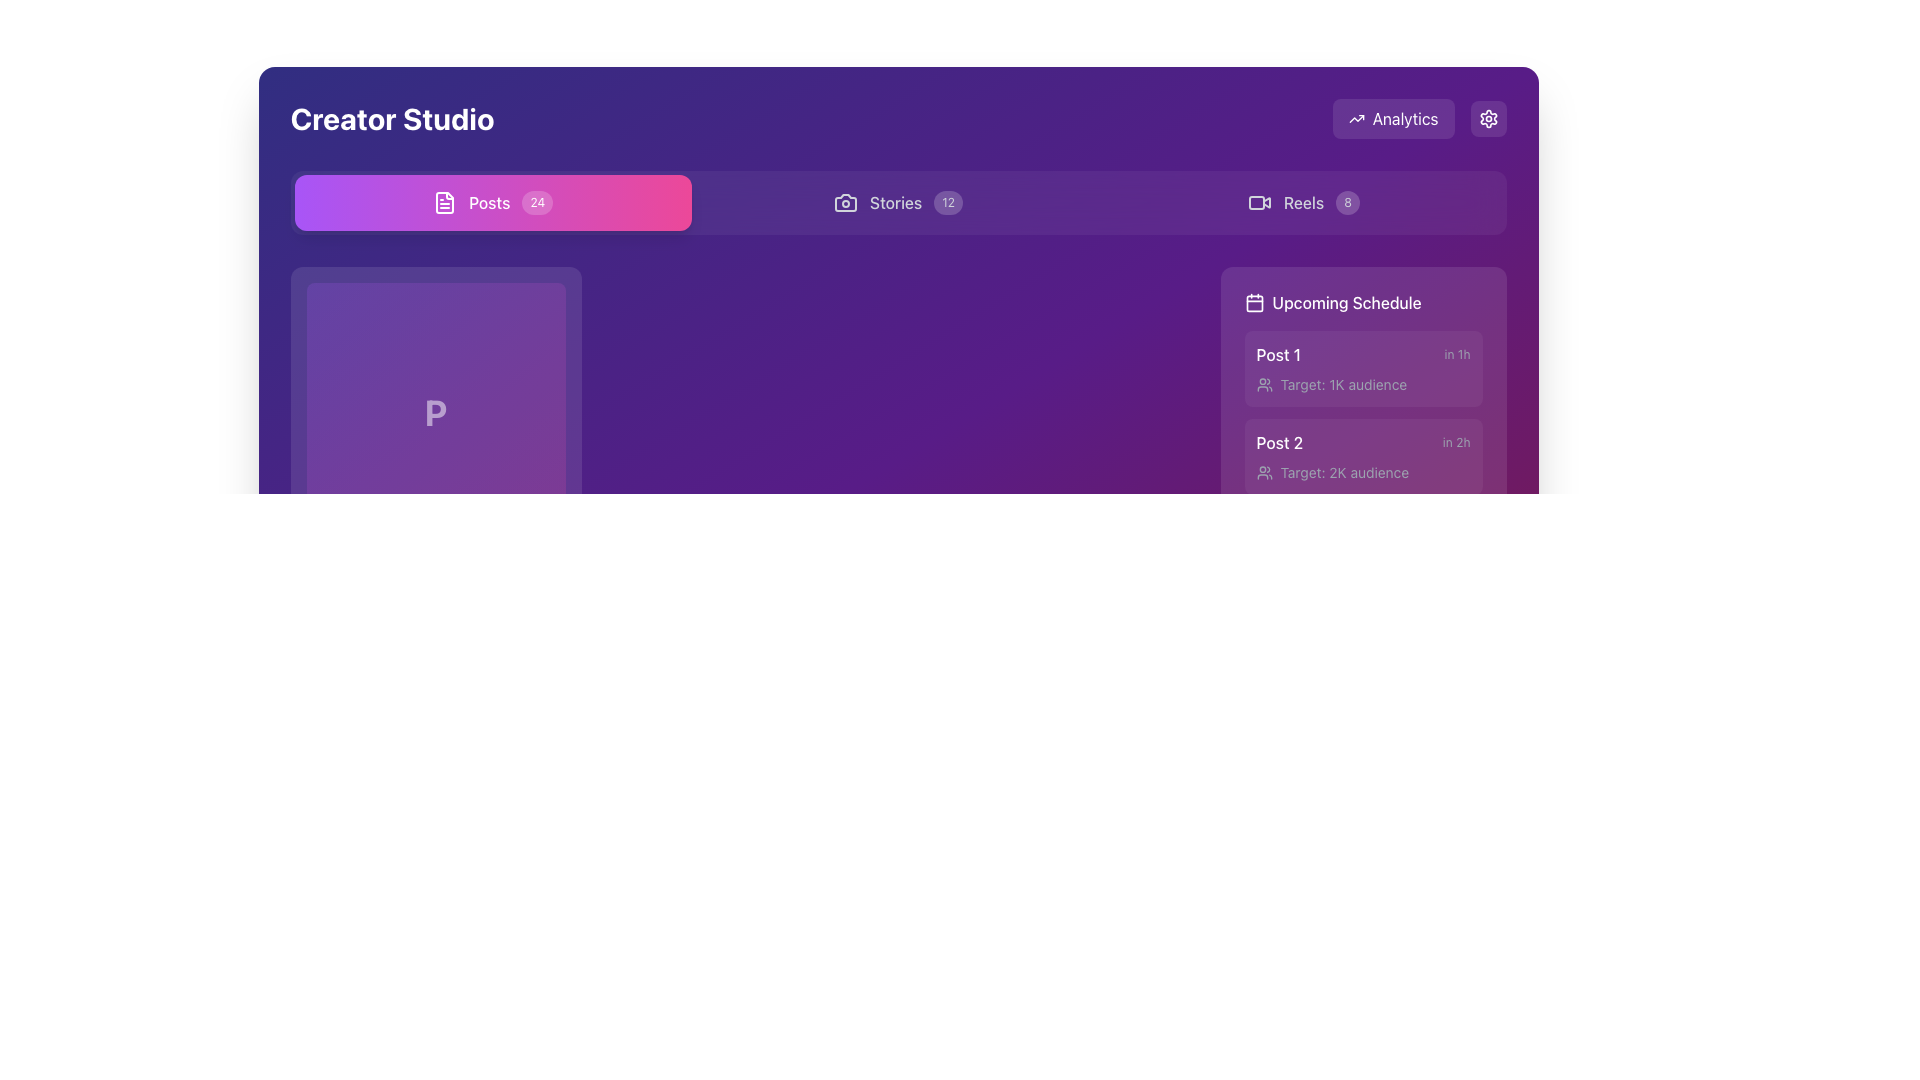  I want to click on the settings icon button located in the top-right corner of the interface, so click(1488, 119).